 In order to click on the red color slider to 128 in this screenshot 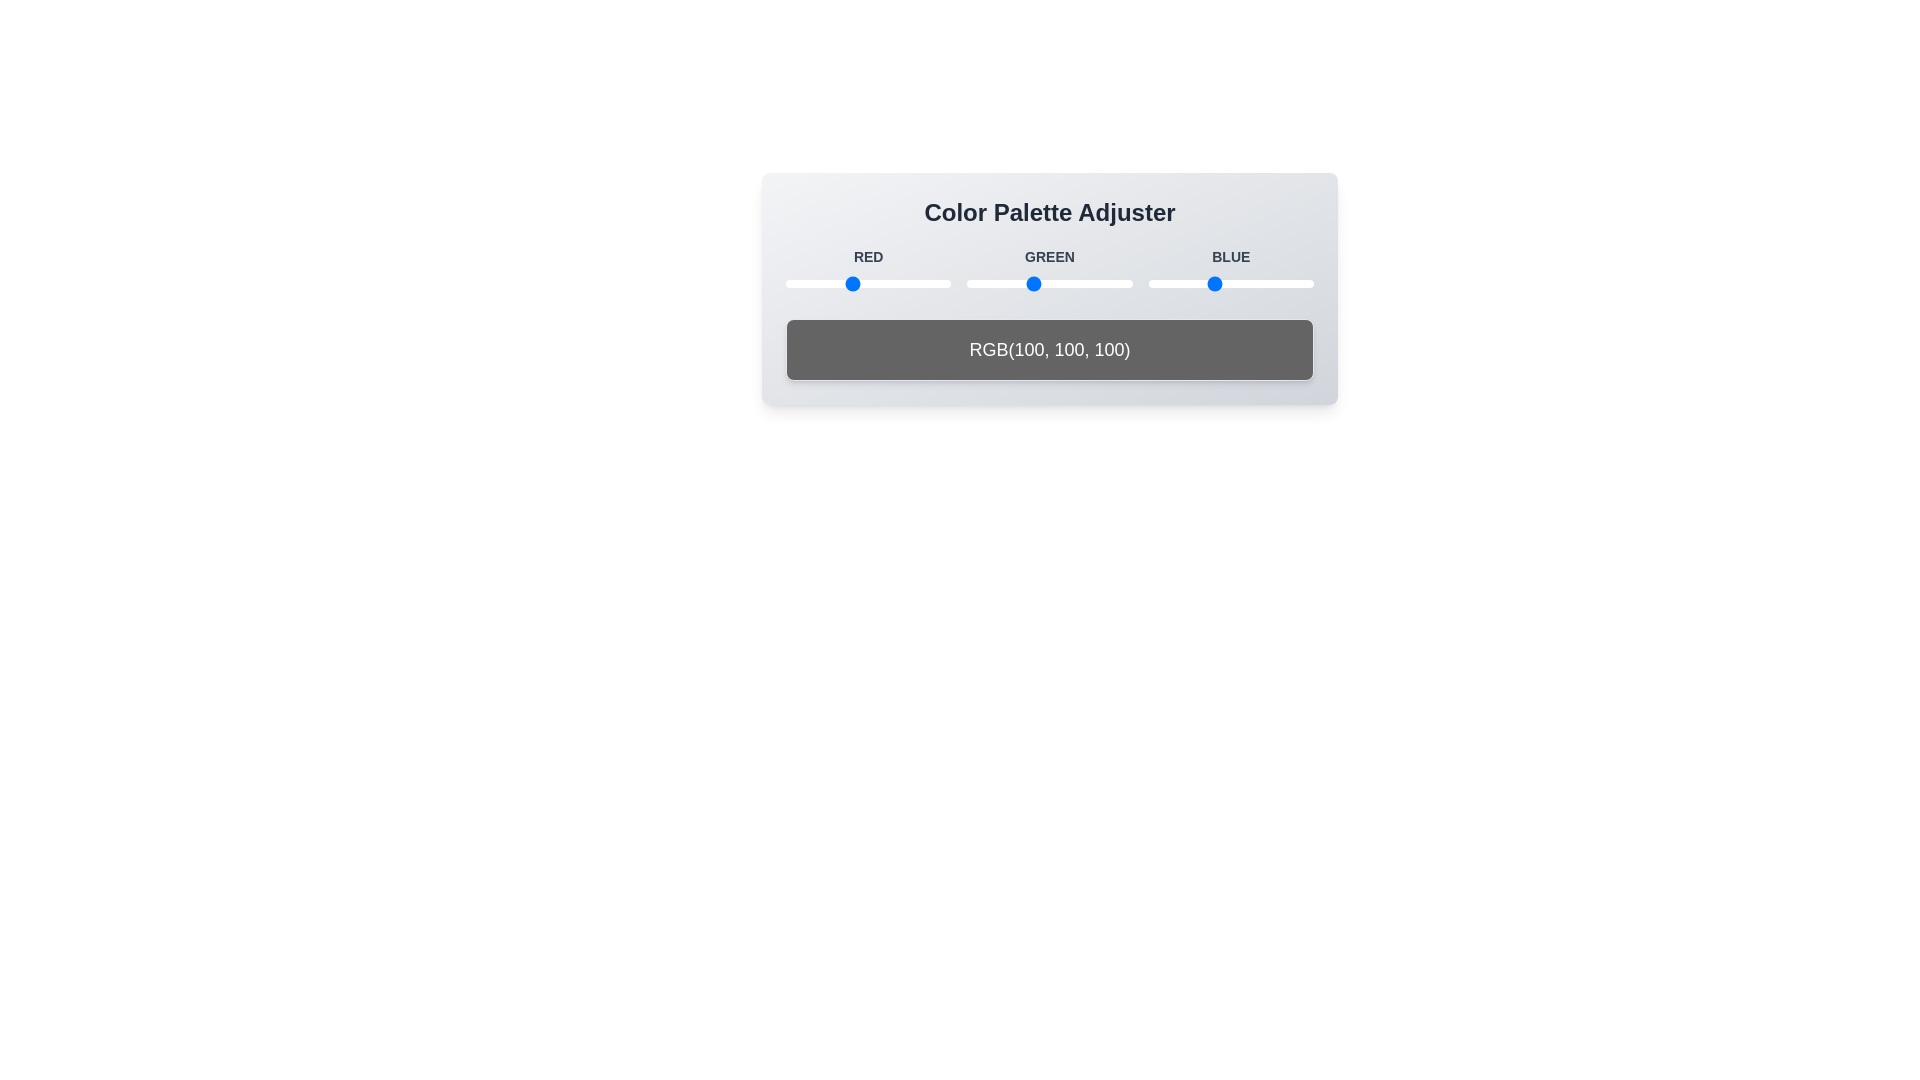, I will do `click(868, 284)`.